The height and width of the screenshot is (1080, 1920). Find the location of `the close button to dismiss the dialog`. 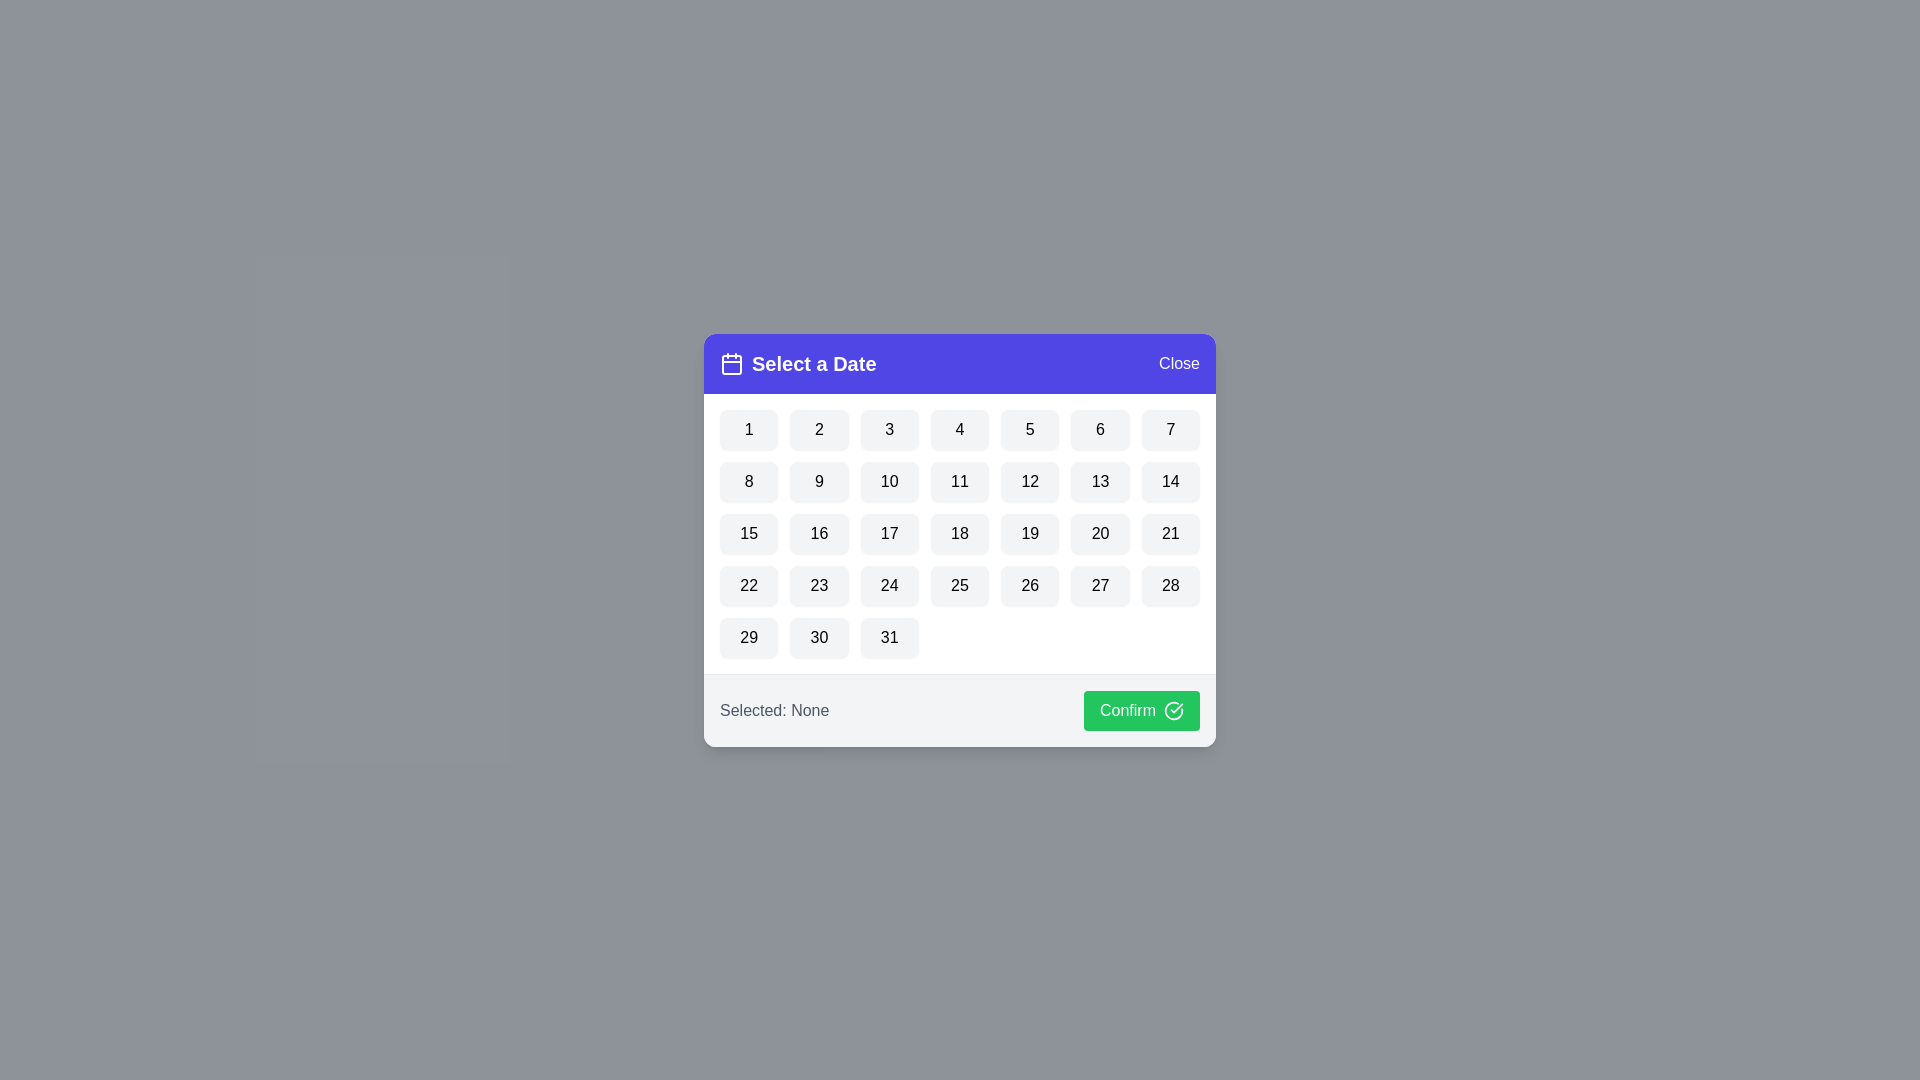

the close button to dismiss the dialog is located at coordinates (1179, 363).